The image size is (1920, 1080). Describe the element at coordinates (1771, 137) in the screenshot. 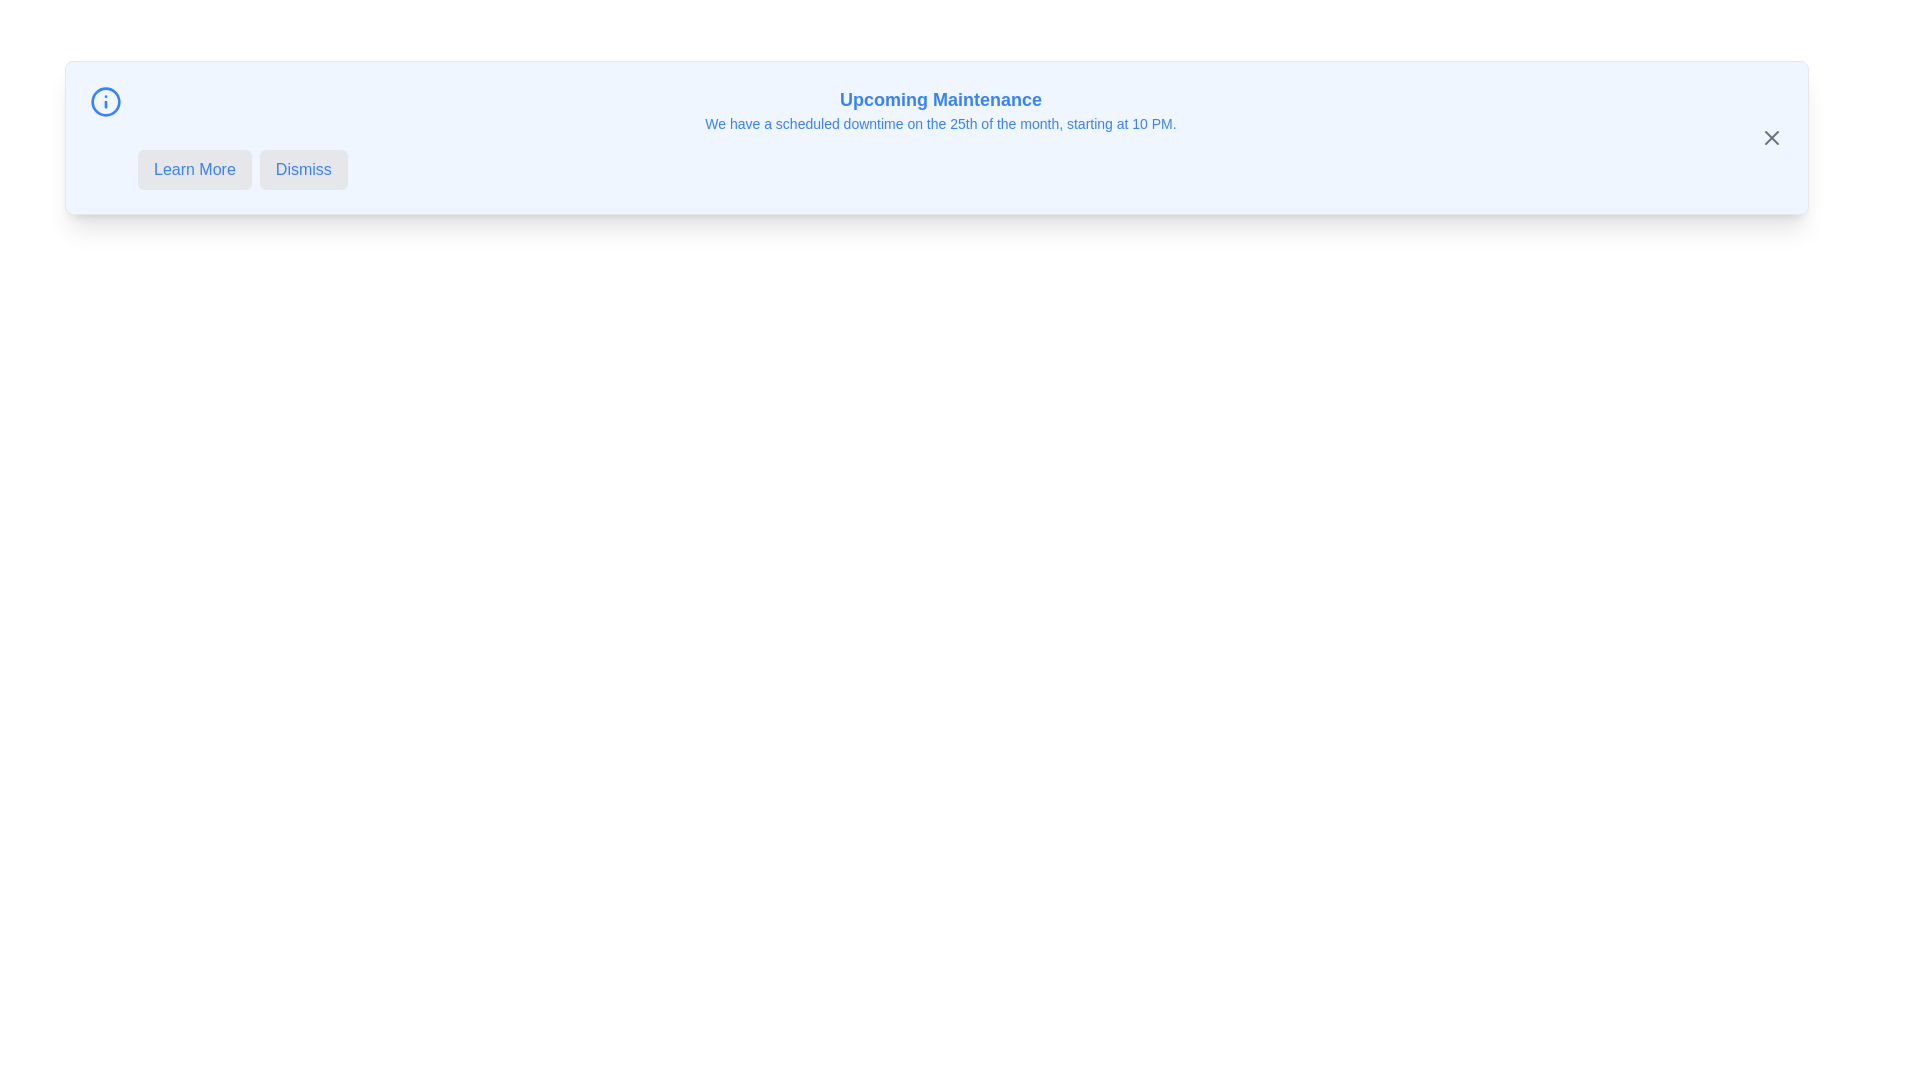

I see `the dismiss button located at the far right of the blue notification bar to observe its color change` at that location.